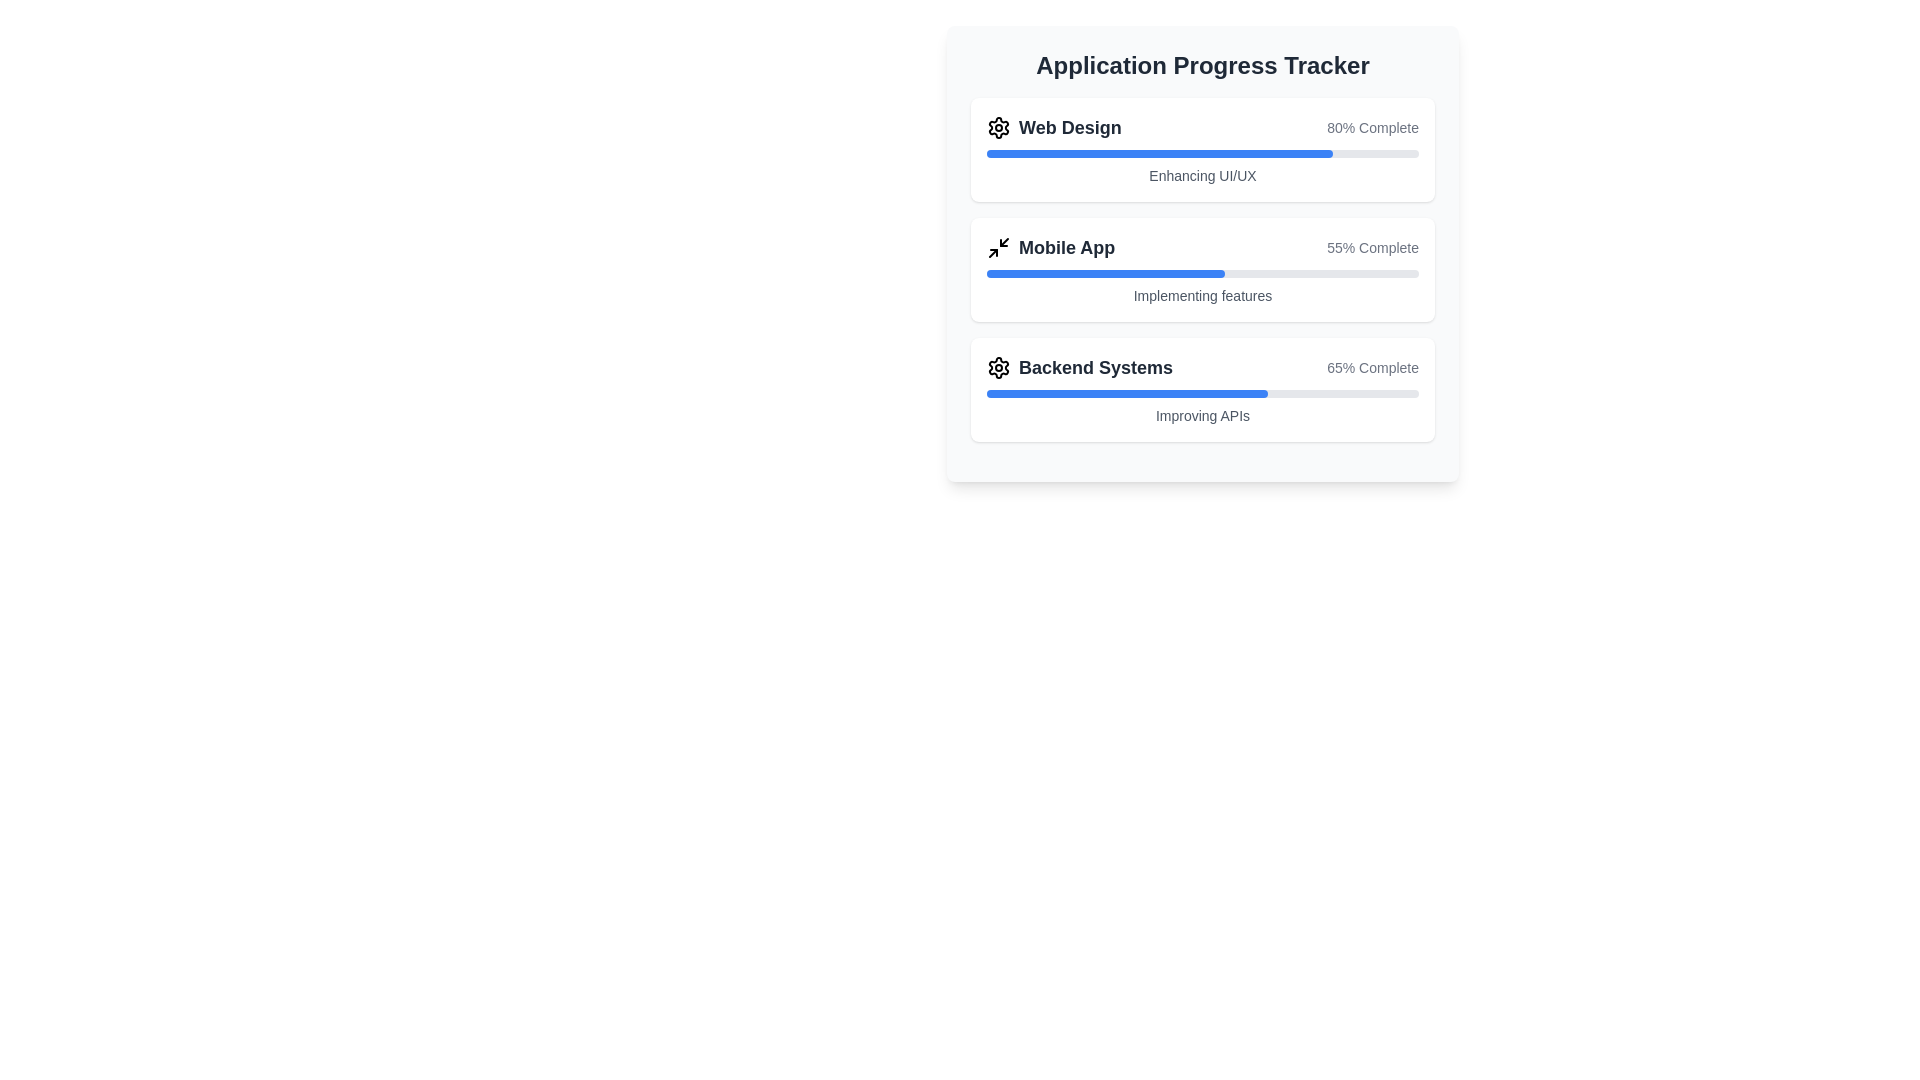  I want to click on the progress represented by the third progress bar in the 'Application Progress Tracker' card, located below '65% Complete' and above 'Improving APIs', so click(1202, 393).